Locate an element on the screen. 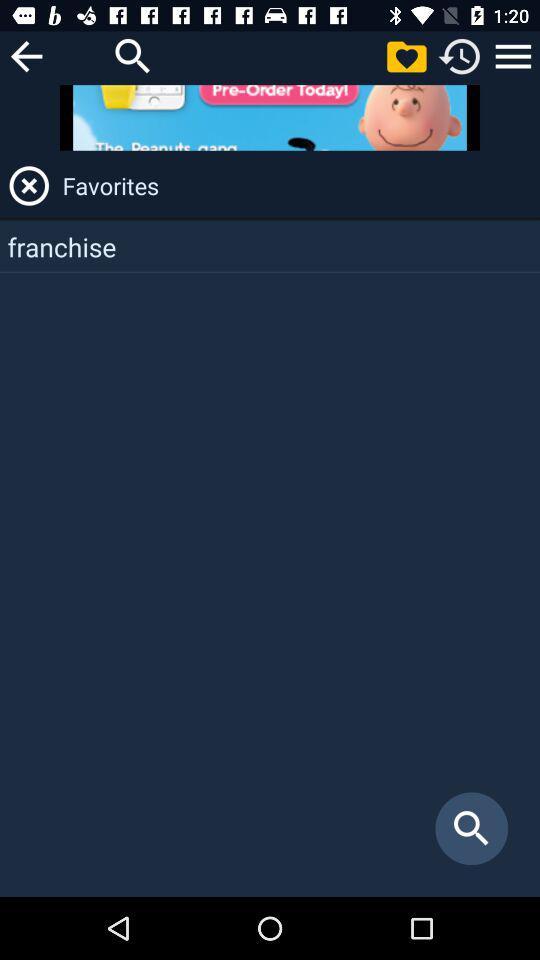  icon at the bottom right corner is located at coordinates (471, 828).